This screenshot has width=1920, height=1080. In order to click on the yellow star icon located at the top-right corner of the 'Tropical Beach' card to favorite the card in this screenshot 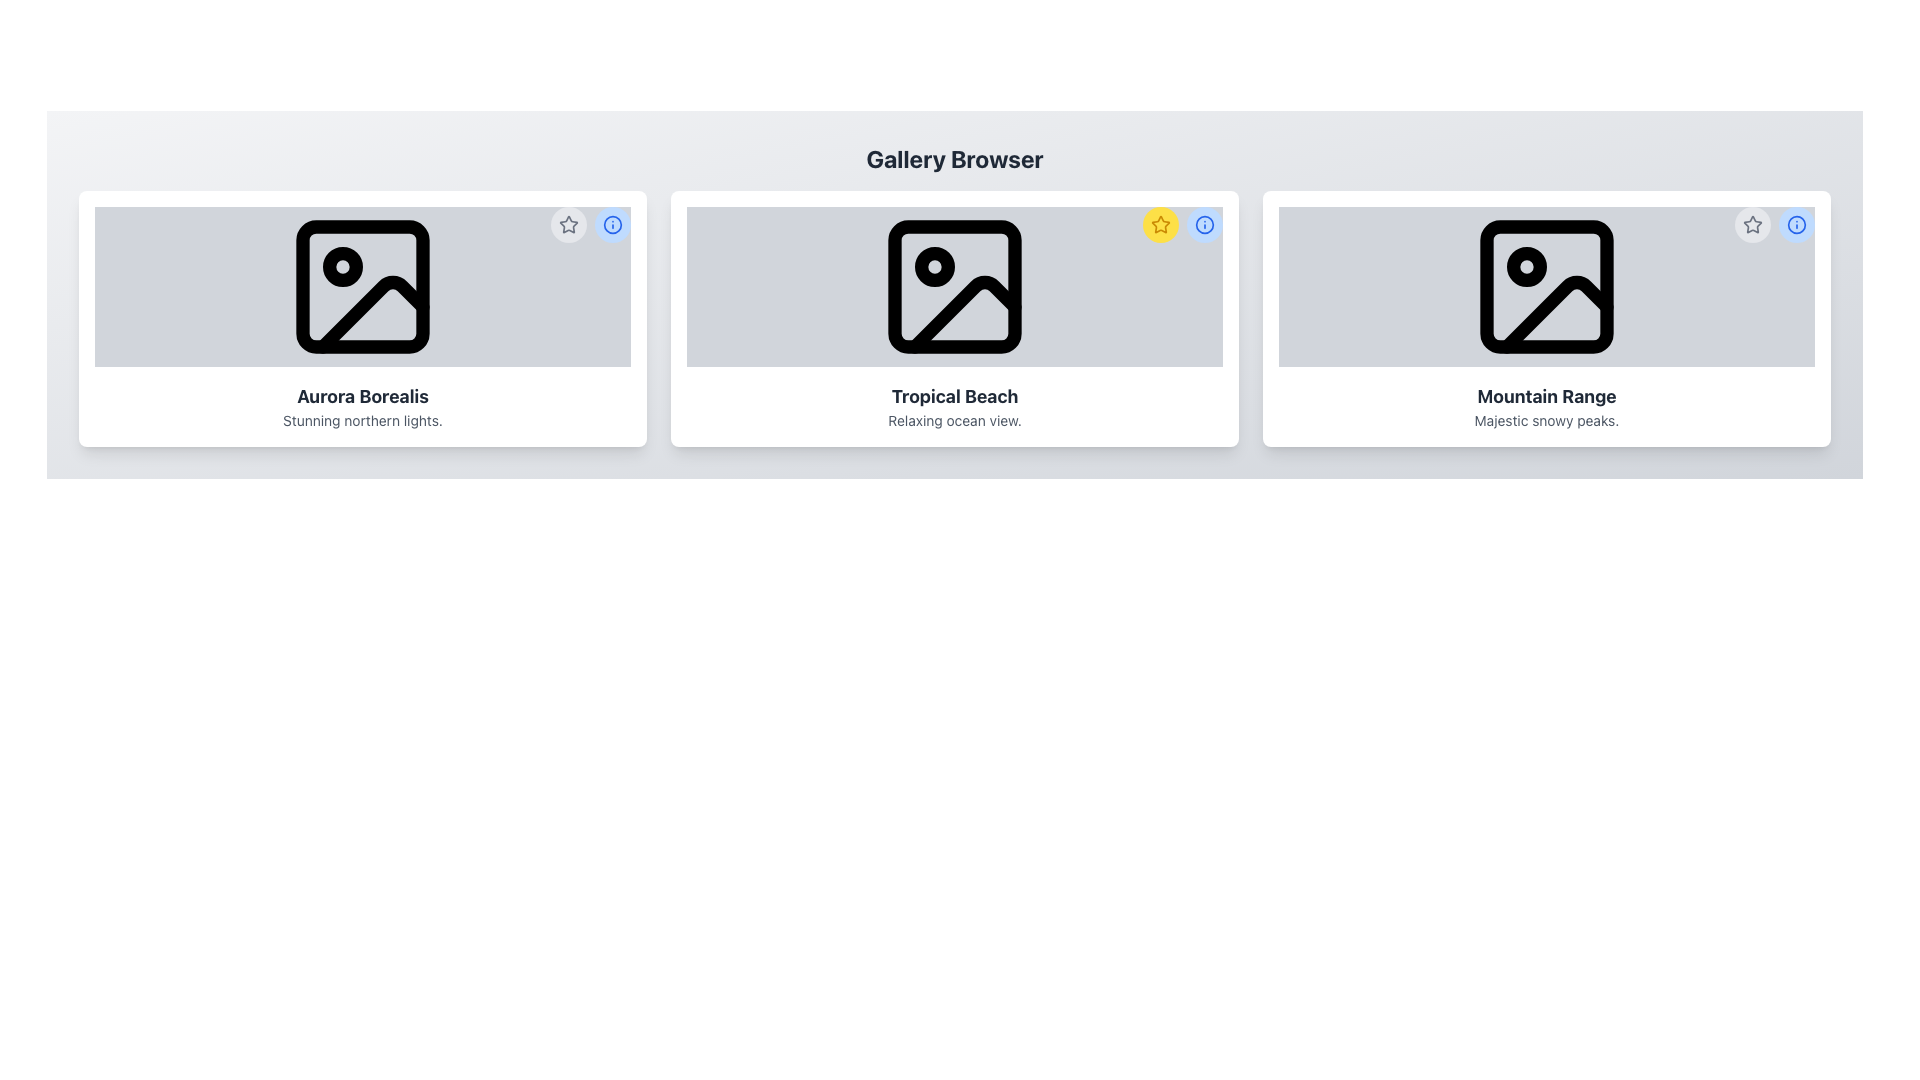, I will do `click(1182, 224)`.